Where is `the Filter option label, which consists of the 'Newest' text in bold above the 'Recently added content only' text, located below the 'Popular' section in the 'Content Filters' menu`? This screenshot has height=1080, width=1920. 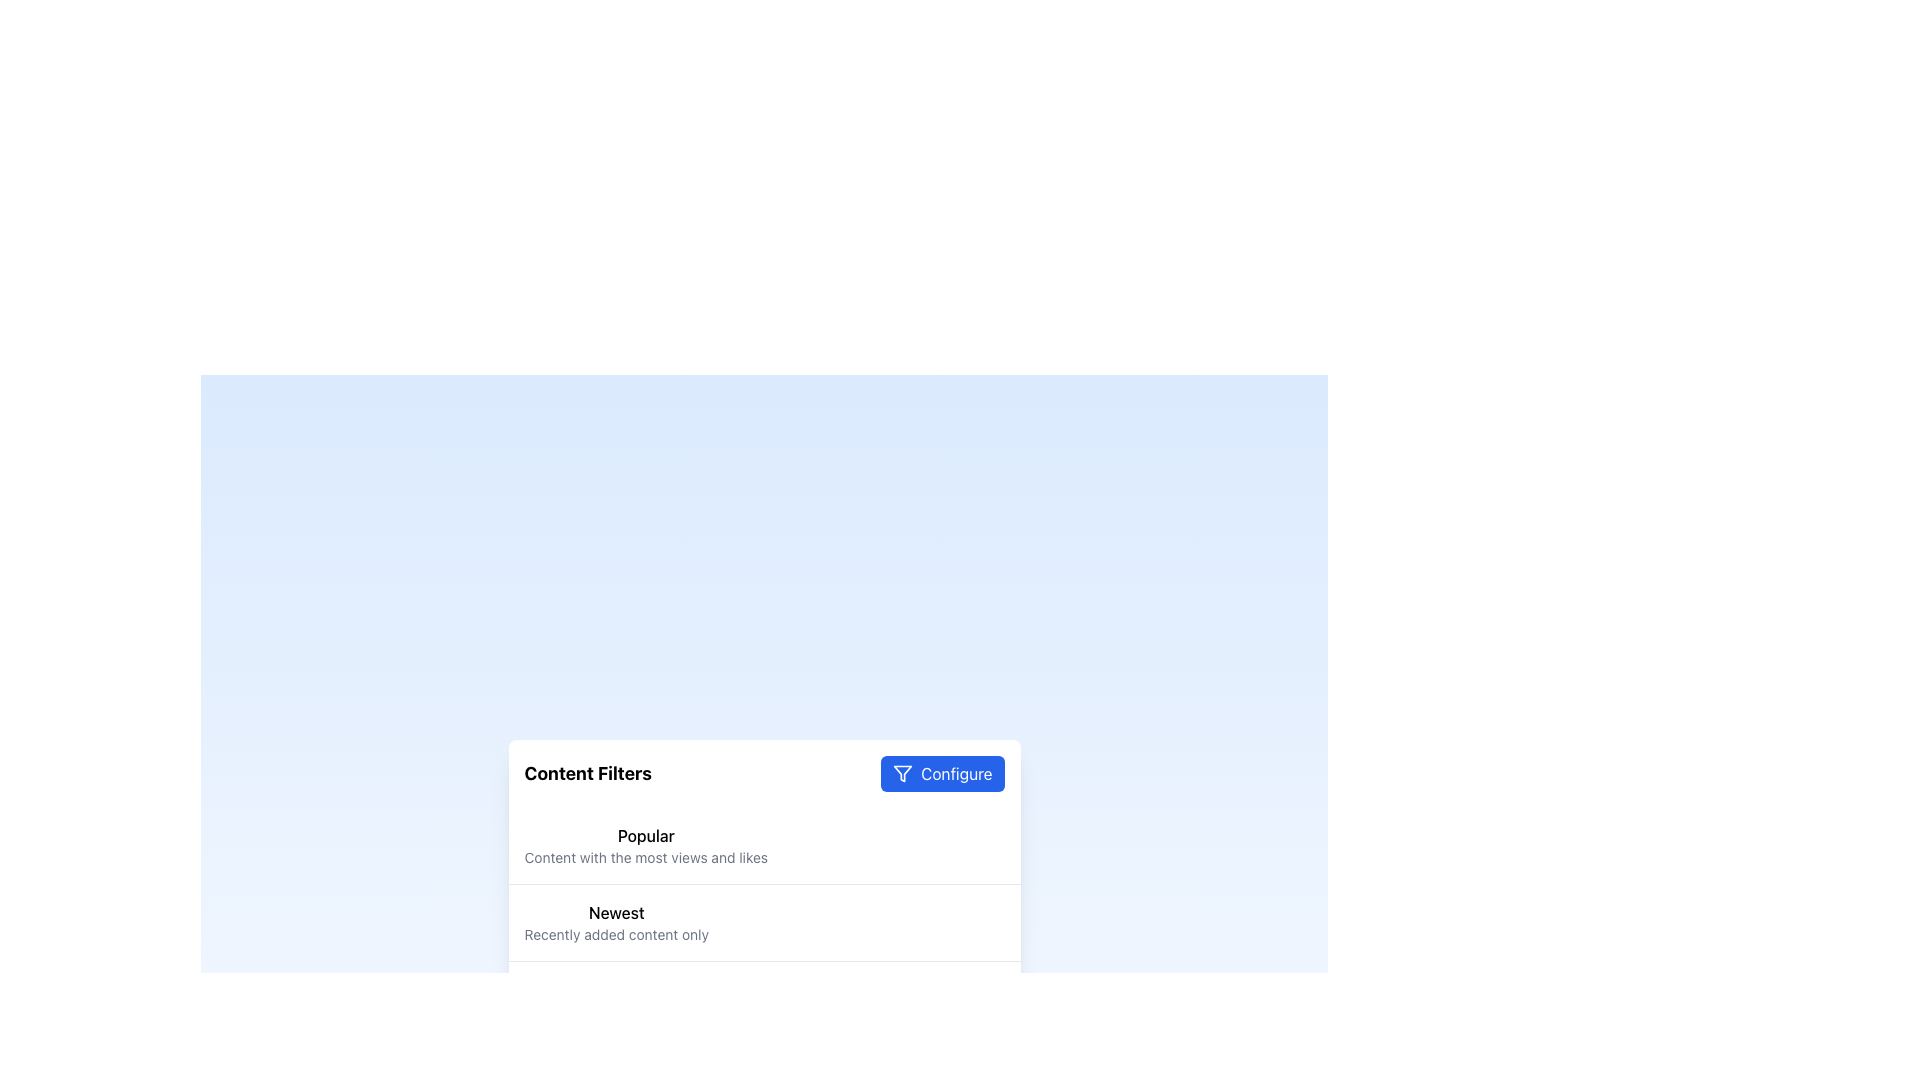
the Filter option label, which consists of the 'Newest' text in bold above the 'Recently added content only' text, located below the 'Popular' section in the 'Content Filters' menu is located at coordinates (615, 922).